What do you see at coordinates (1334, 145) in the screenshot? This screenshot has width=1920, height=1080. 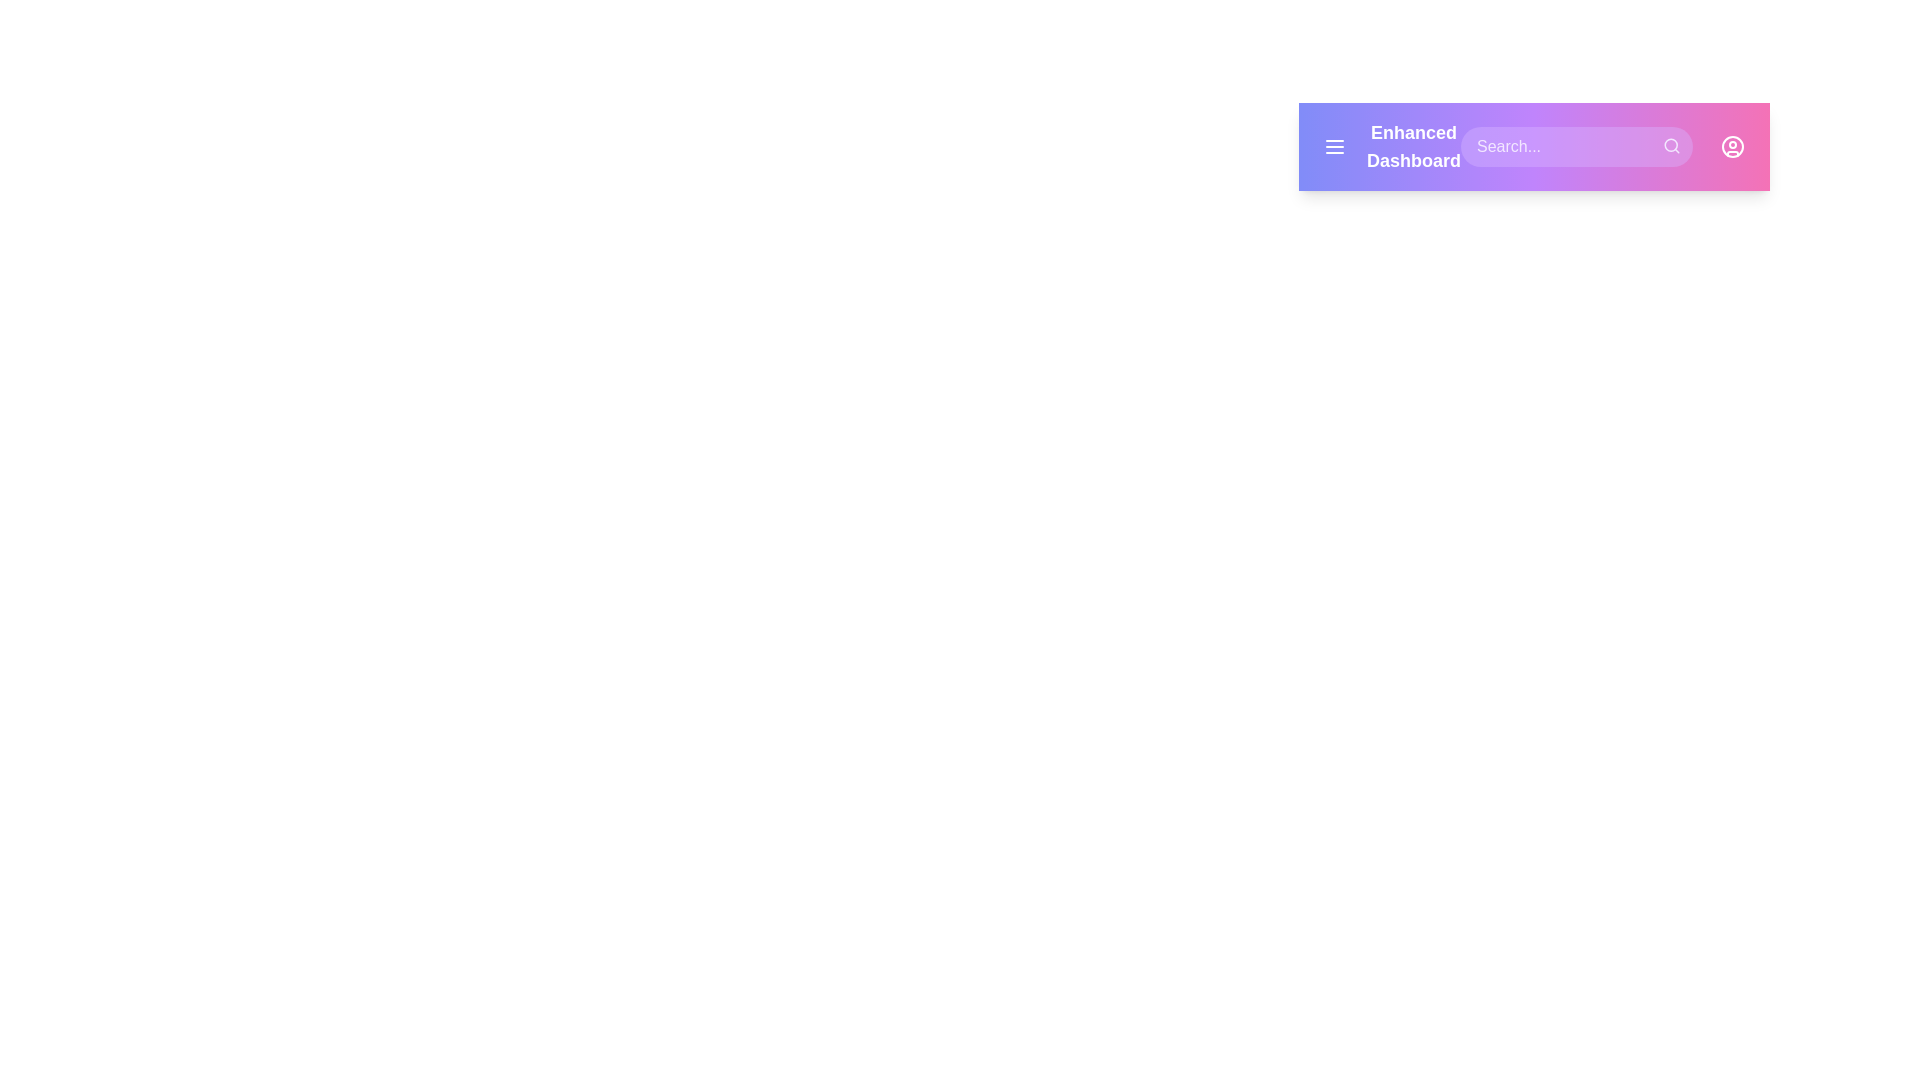 I see `the menu button in the EnhancedAppBar component` at bounding box center [1334, 145].